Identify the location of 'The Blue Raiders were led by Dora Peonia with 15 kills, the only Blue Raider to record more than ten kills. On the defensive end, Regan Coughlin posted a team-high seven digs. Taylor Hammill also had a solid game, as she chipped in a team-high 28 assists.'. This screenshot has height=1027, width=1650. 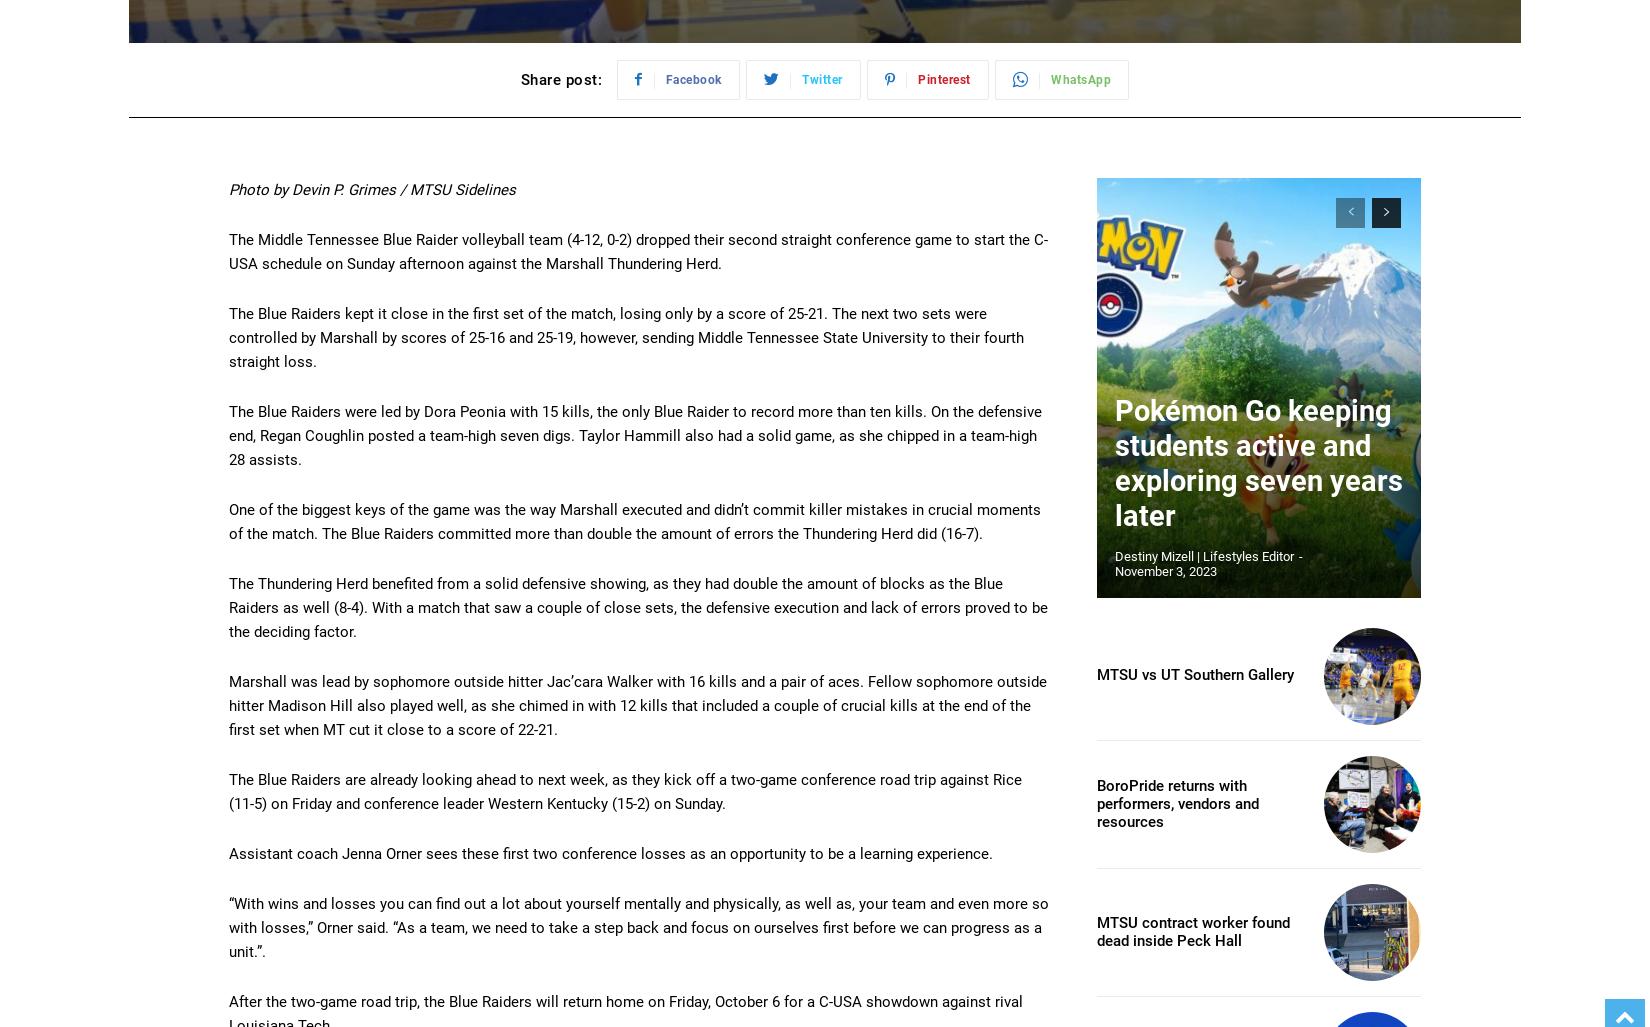
(634, 434).